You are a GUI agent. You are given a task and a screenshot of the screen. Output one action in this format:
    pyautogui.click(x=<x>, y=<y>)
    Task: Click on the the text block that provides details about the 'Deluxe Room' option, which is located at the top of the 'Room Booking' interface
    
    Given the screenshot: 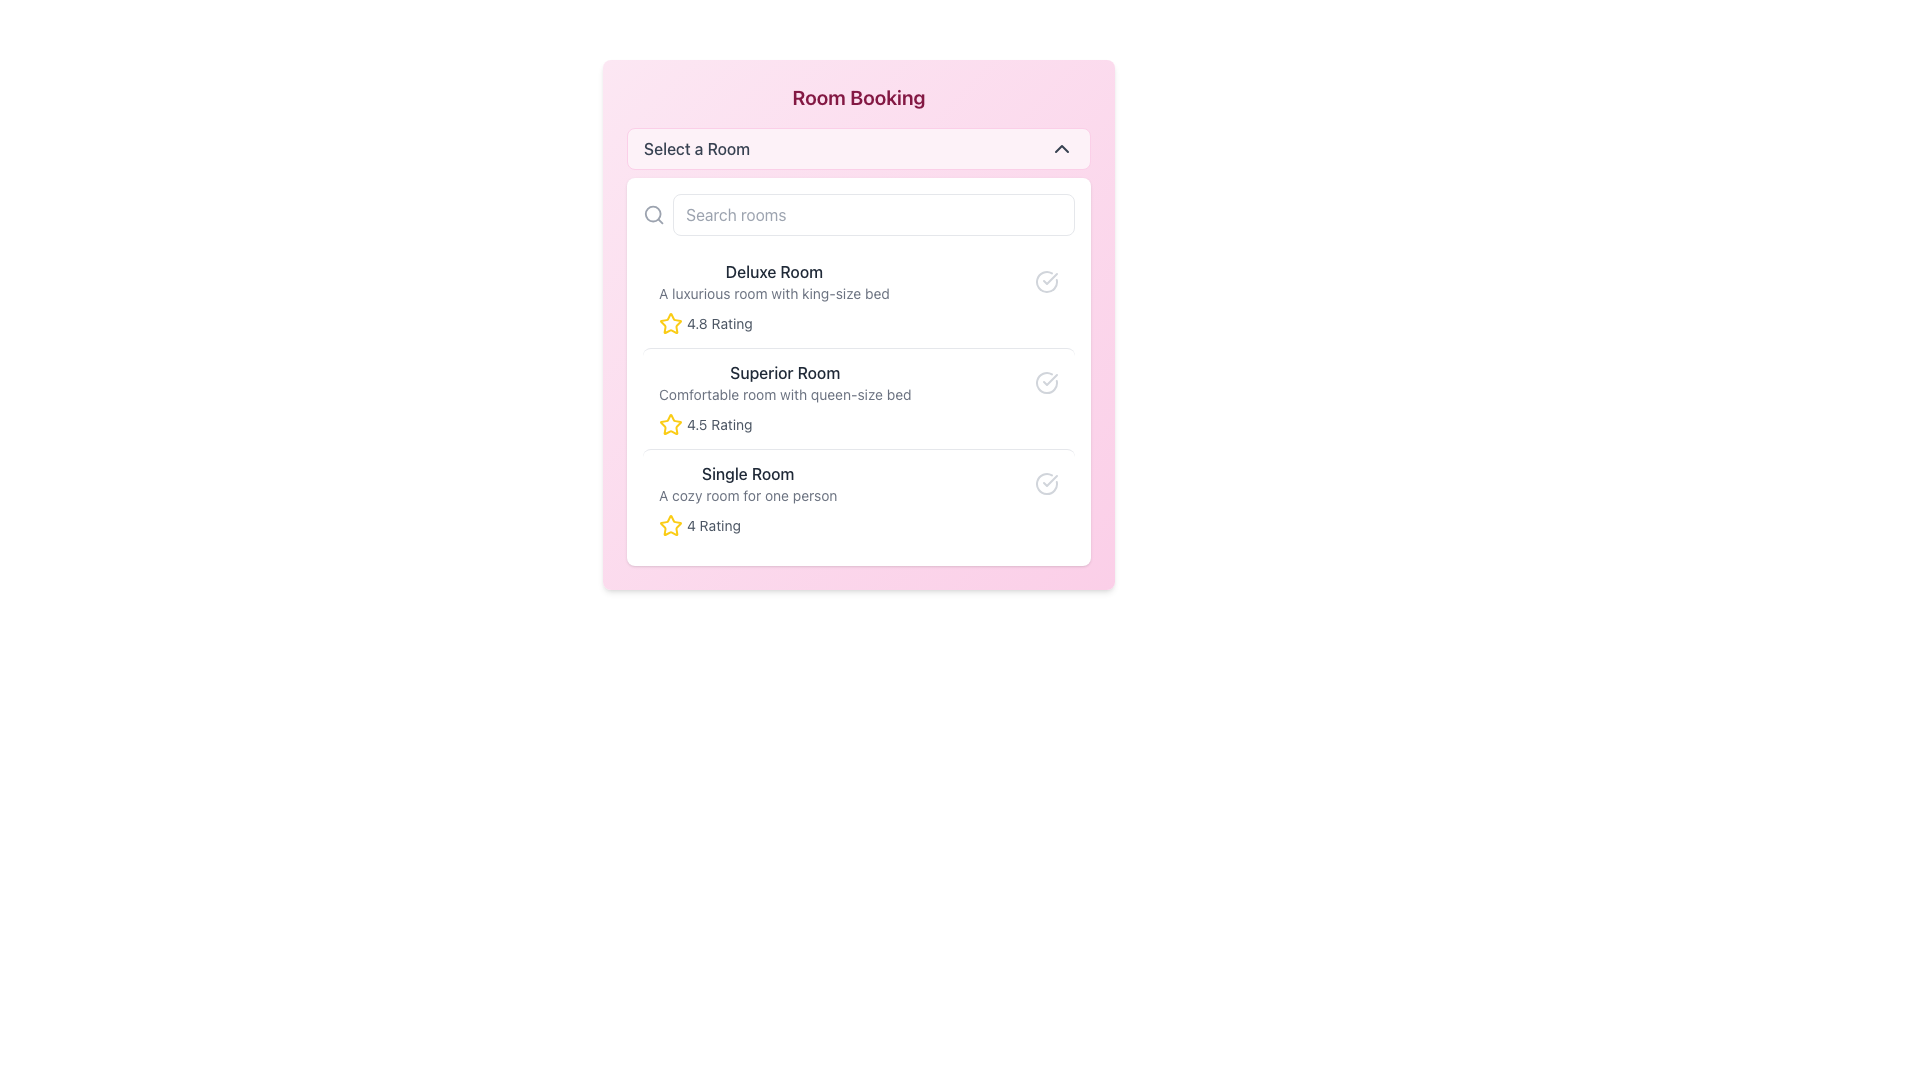 What is the action you would take?
    pyautogui.click(x=773, y=281)
    